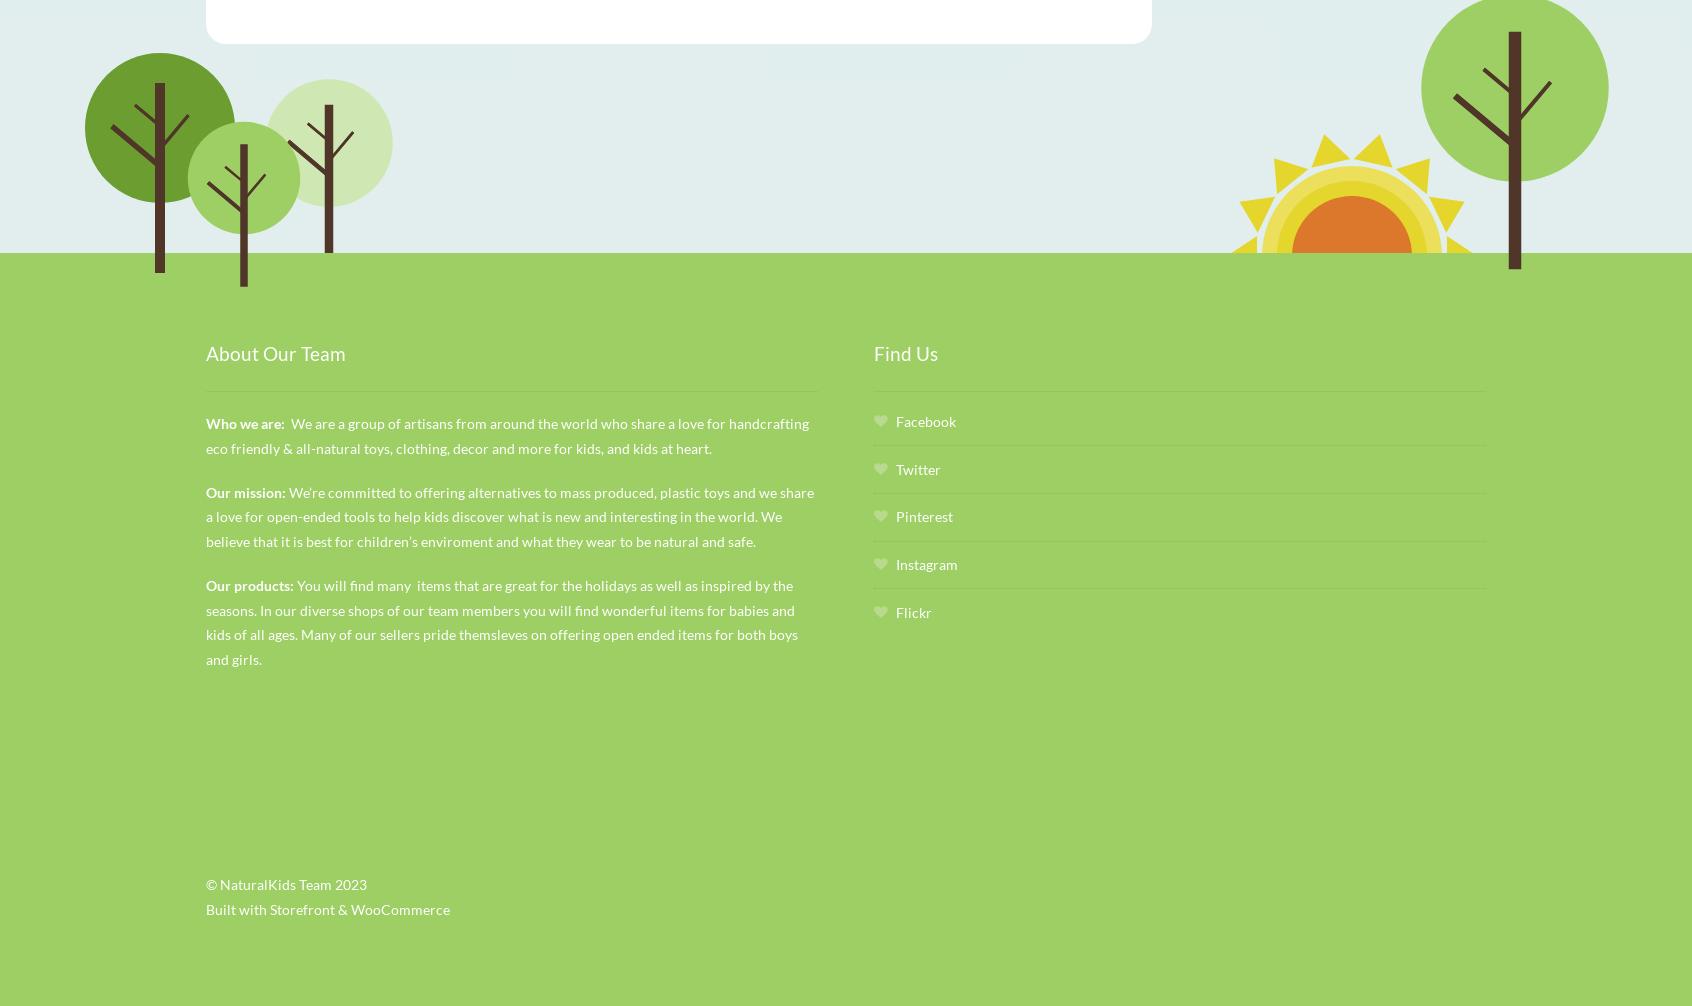  I want to click on 'Who we are:', so click(248, 421).